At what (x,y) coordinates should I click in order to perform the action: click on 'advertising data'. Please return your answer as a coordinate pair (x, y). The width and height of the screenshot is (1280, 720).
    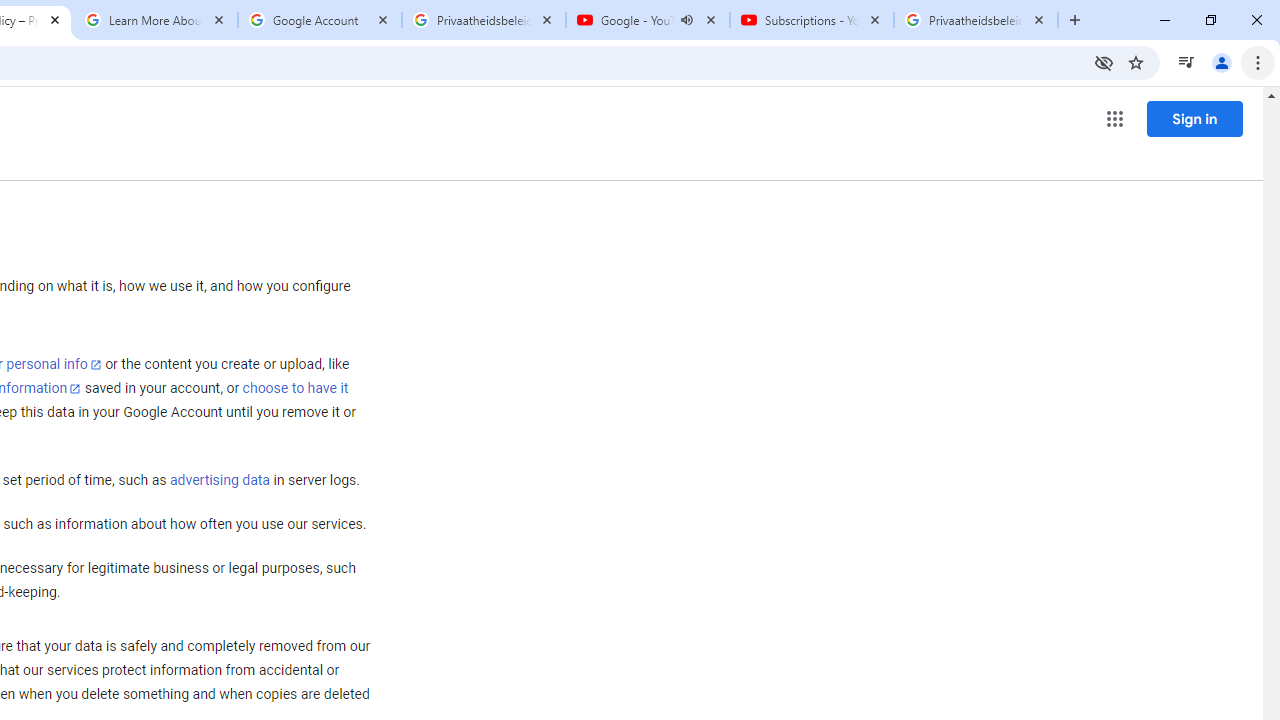
    Looking at the image, I should click on (219, 481).